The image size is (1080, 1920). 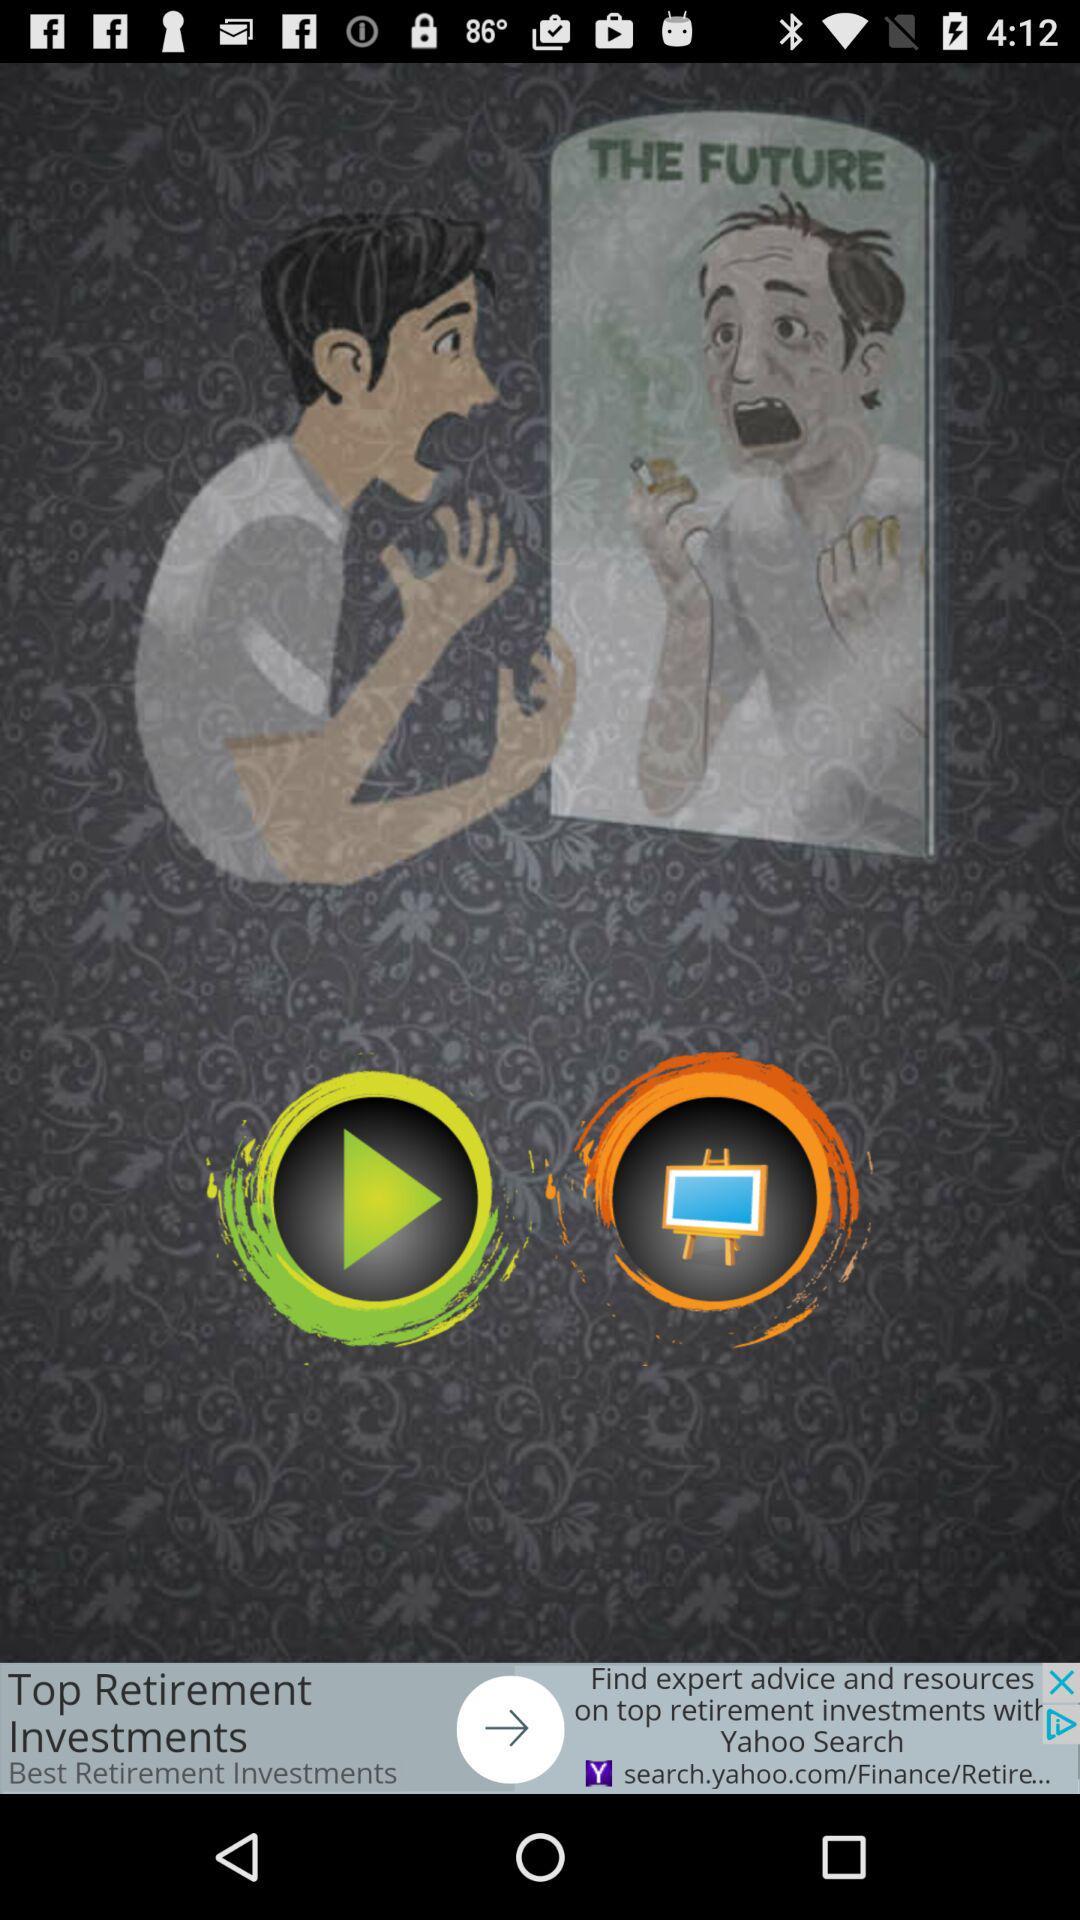 What do you see at coordinates (540, 1727) in the screenshot?
I see `arrow option` at bounding box center [540, 1727].